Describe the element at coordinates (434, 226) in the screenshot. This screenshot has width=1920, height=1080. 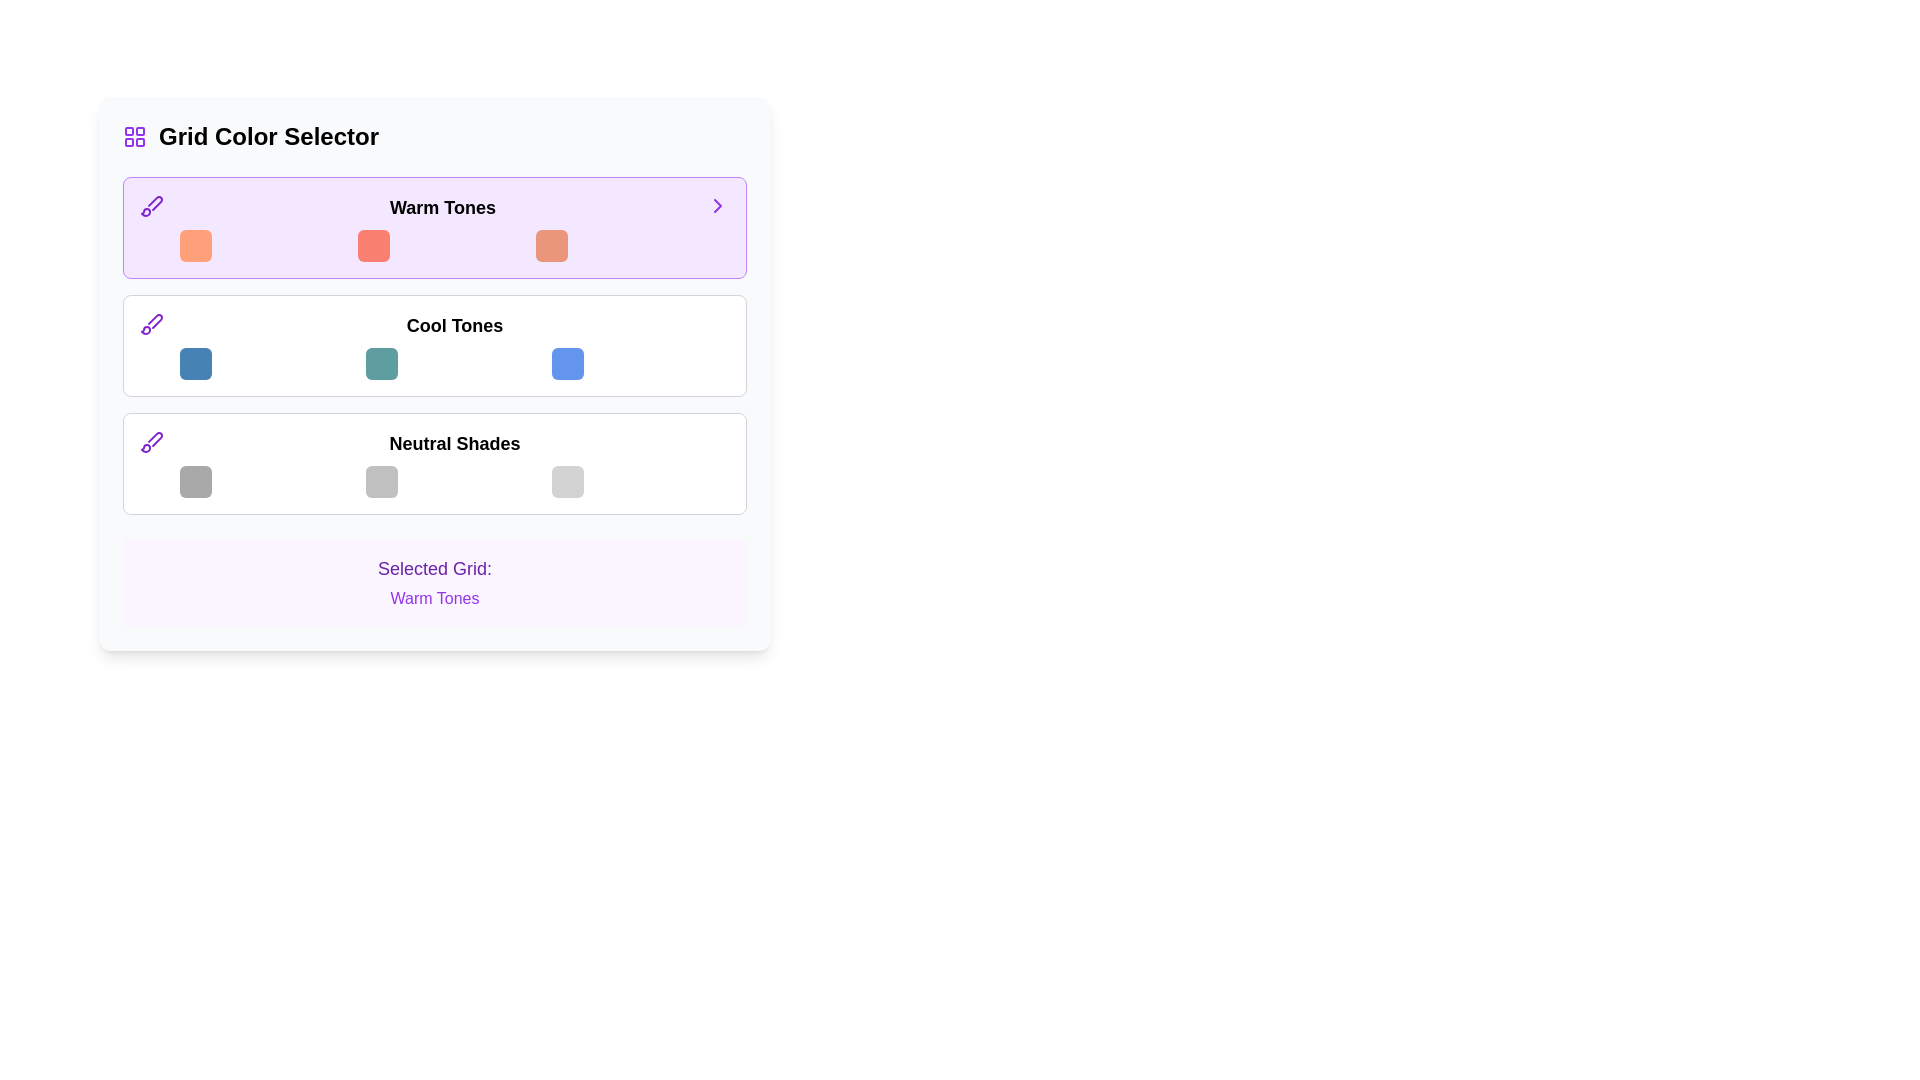
I see `the 'Warm Tones' Card component` at that location.